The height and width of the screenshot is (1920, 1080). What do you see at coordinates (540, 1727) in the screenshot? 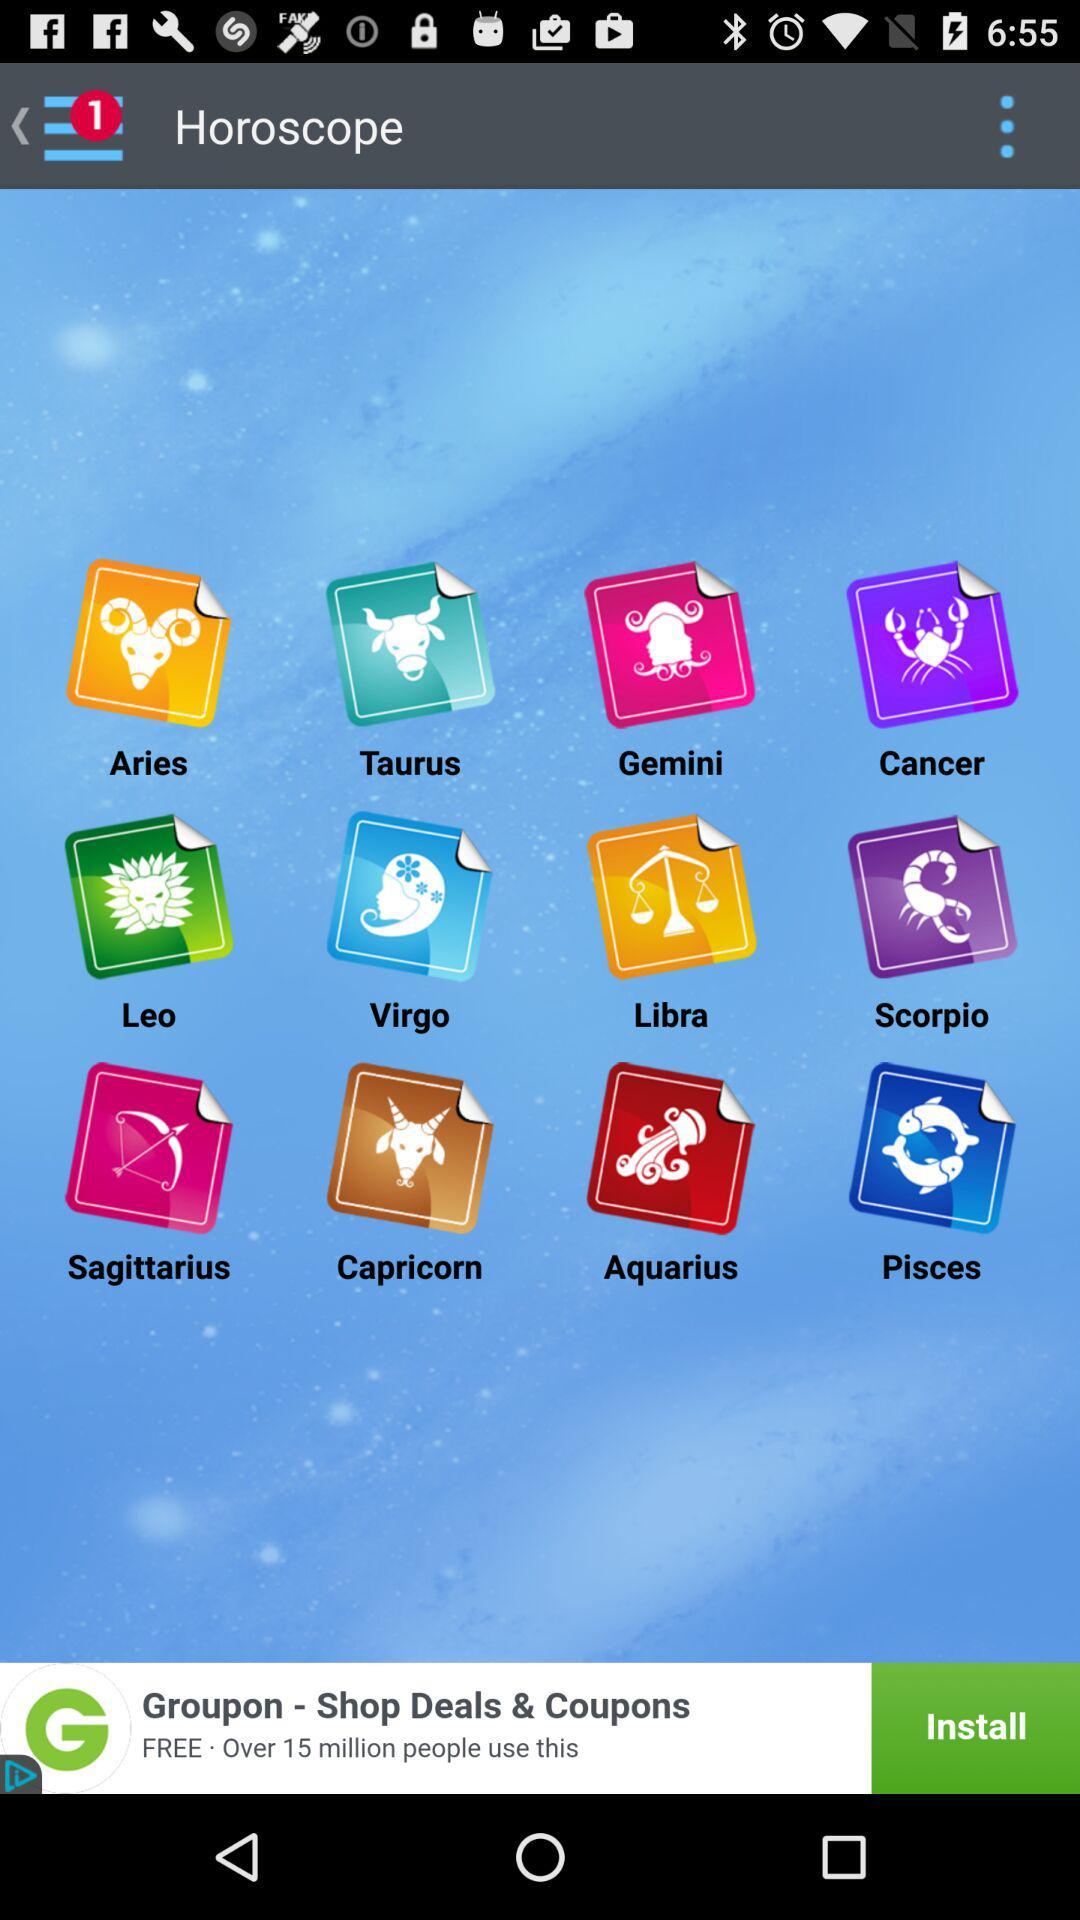
I see `pop up advertisement for groupon app` at bounding box center [540, 1727].